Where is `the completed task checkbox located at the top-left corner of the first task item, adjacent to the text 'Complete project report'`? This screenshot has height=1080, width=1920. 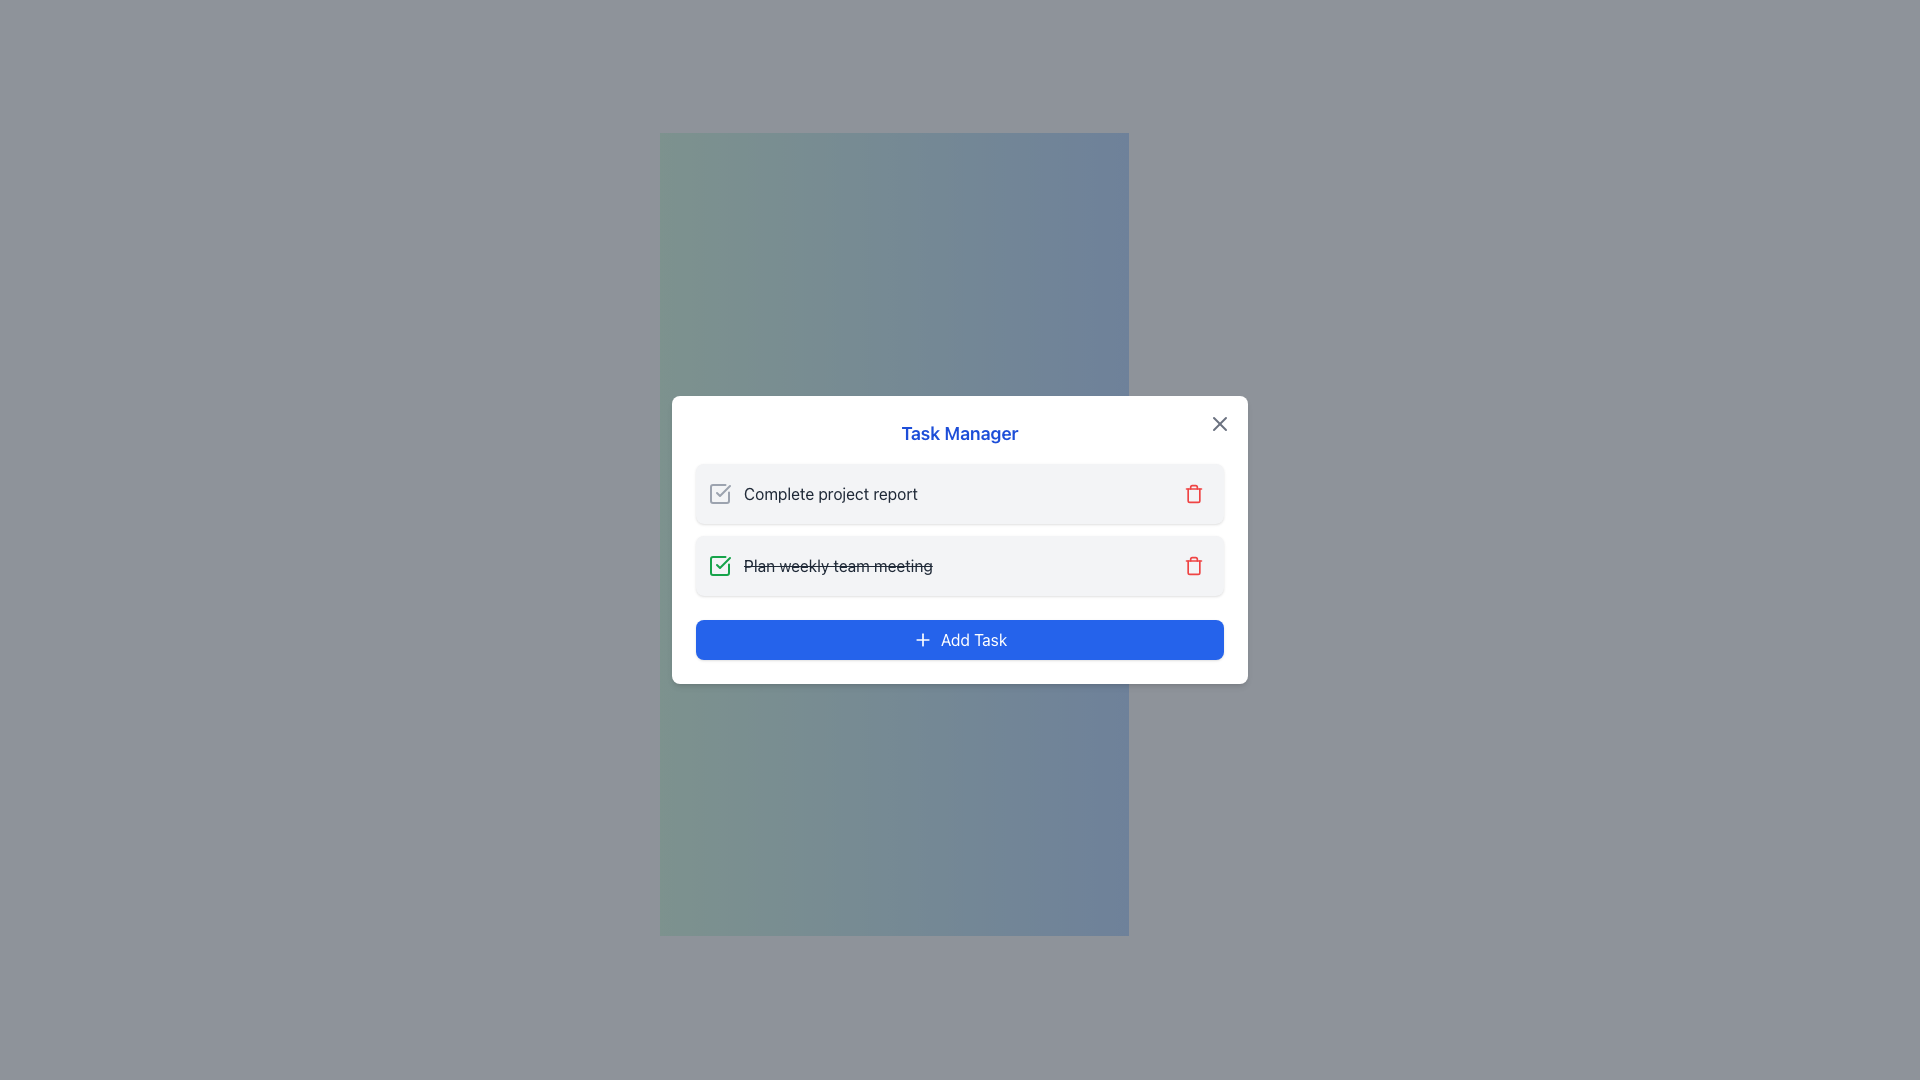 the completed task checkbox located at the top-left corner of the first task item, adjacent to the text 'Complete project report' is located at coordinates (720, 493).